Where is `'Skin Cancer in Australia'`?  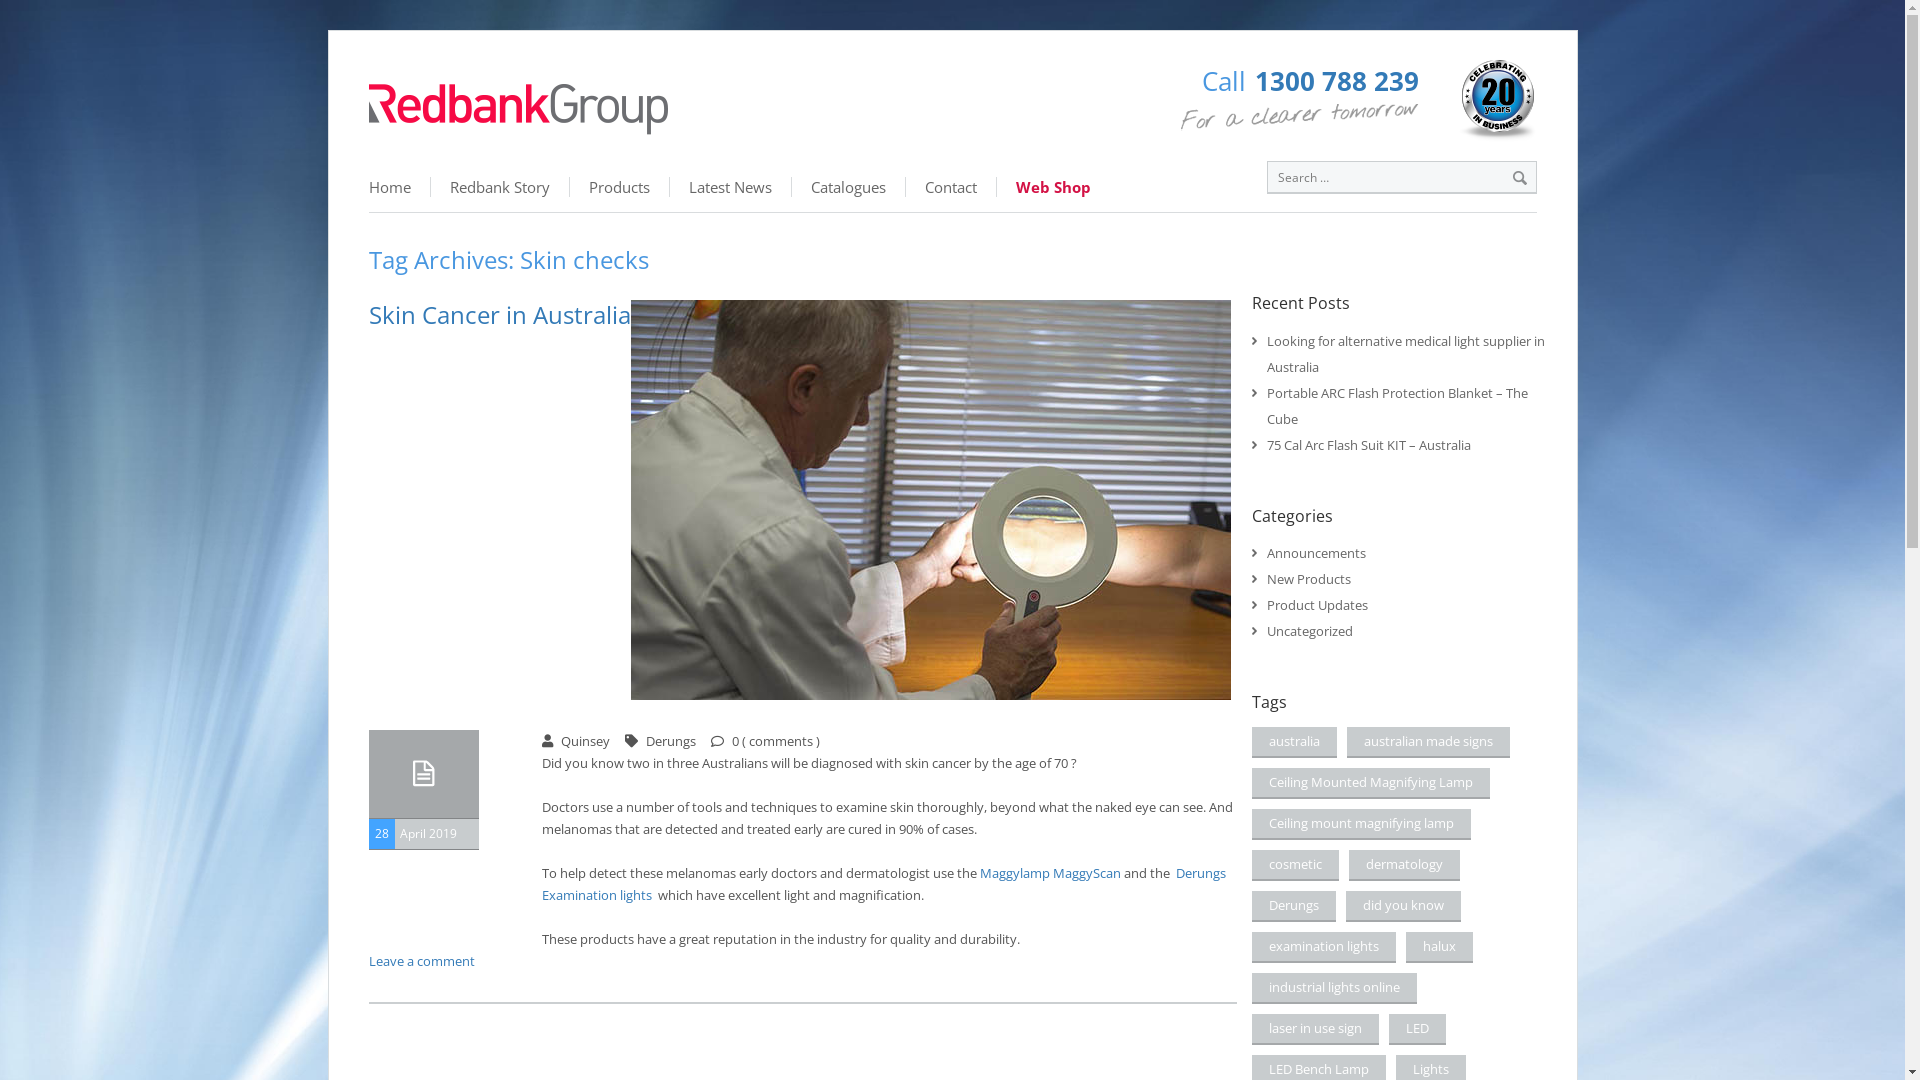
'Skin Cancer in Australia' is located at coordinates (499, 314).